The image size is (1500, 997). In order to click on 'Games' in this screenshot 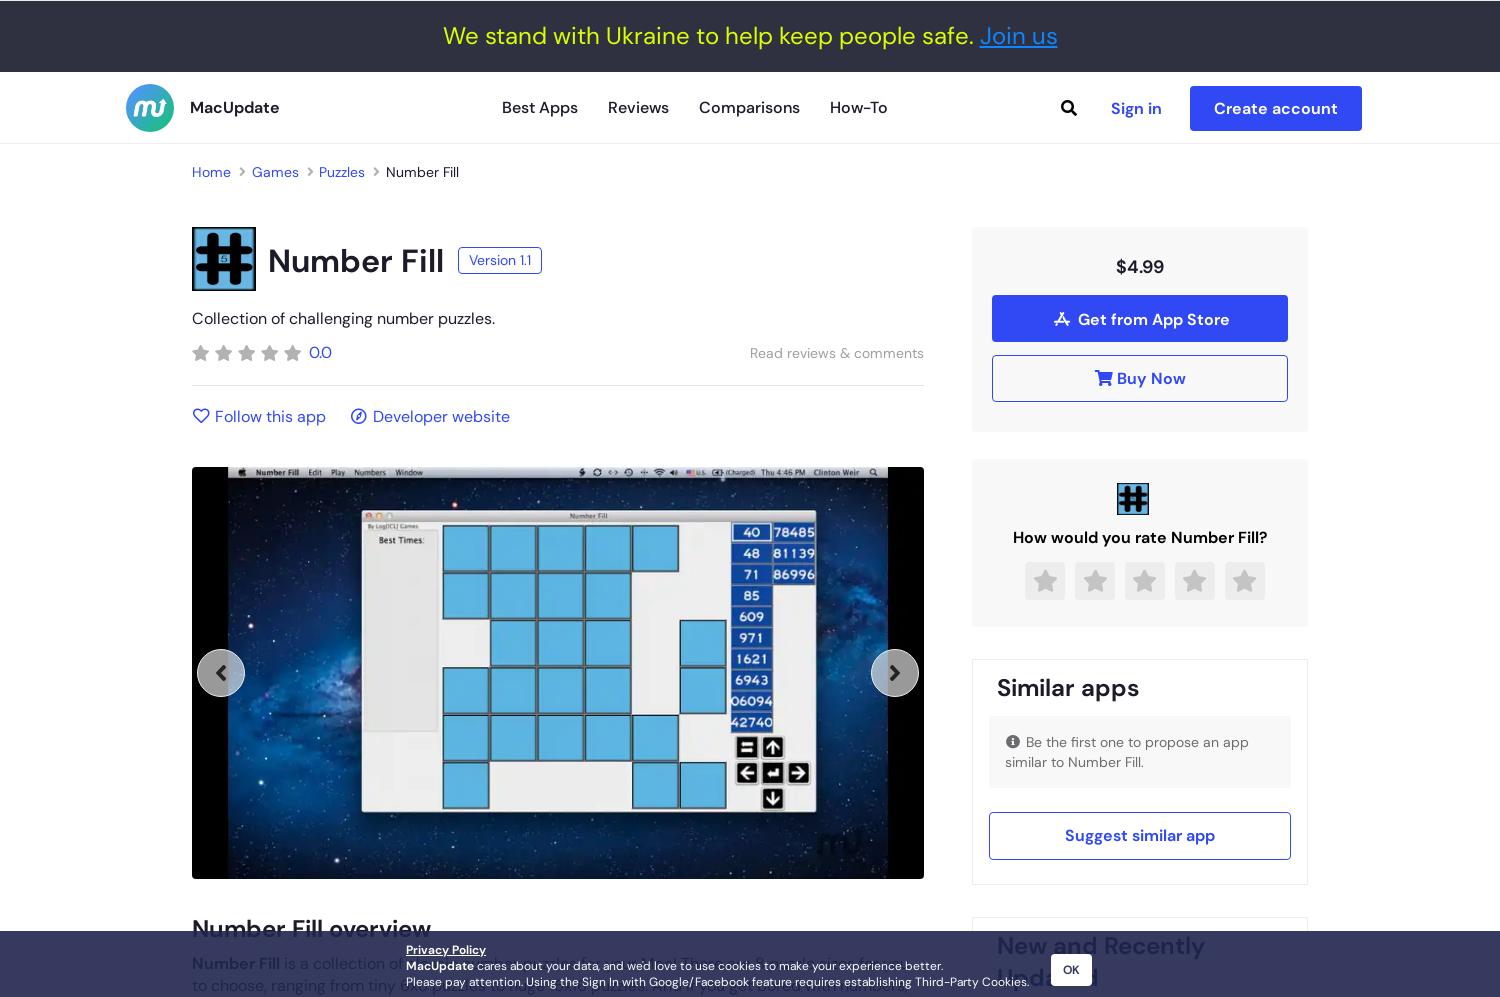, I will do `click(274, 170)`.